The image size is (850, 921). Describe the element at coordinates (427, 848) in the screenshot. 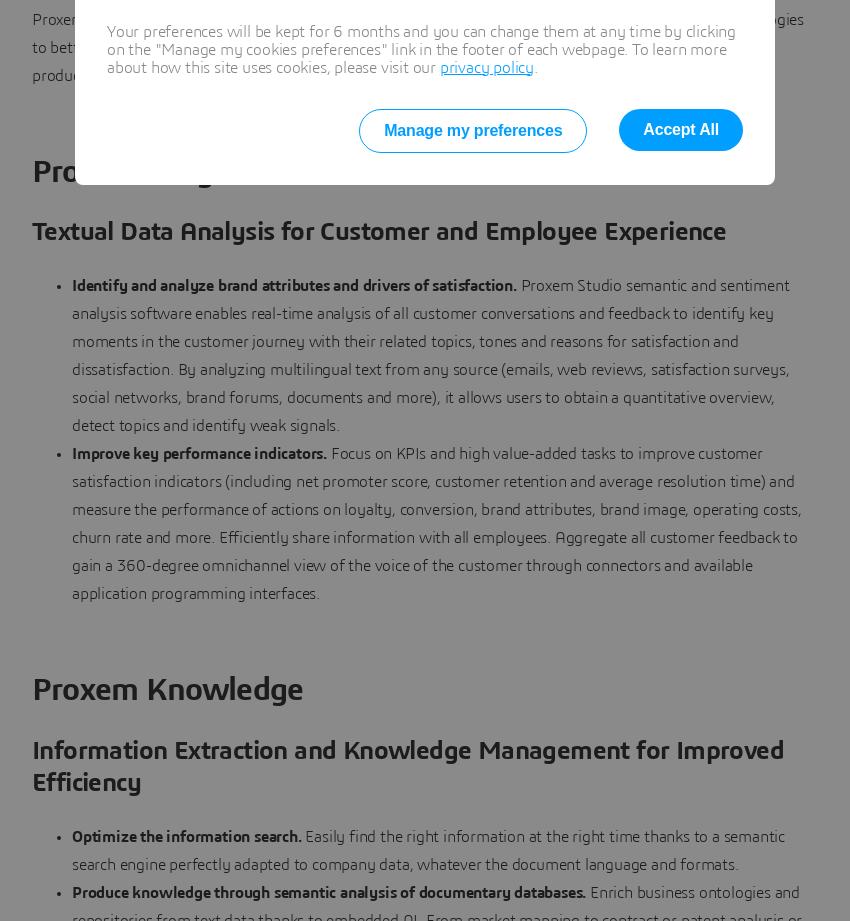

I see `'Easily find the right information at the right time thanks to a semantic search engine perfectly adapted to company data, whatever the document language and formats.'` at that location.